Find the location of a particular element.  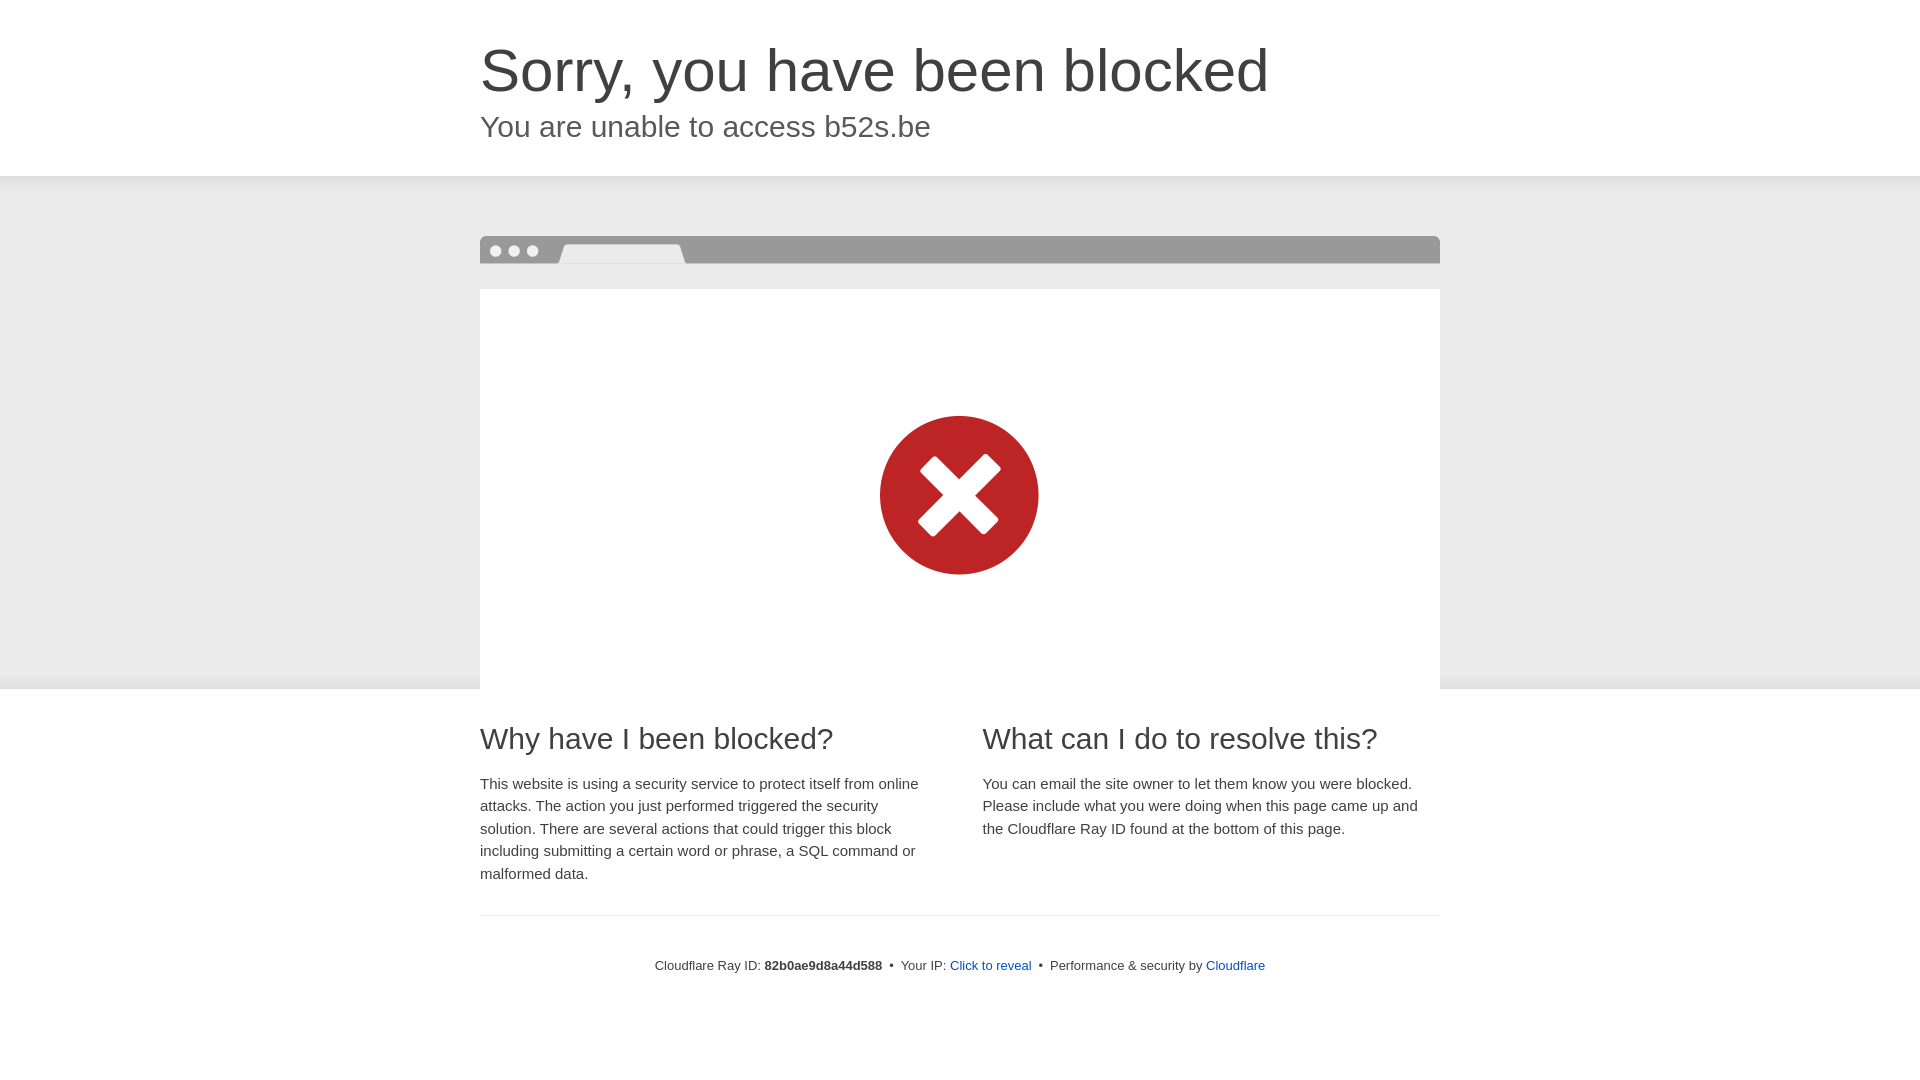

'Cloudflare' is located at coordinates (1234, 964).